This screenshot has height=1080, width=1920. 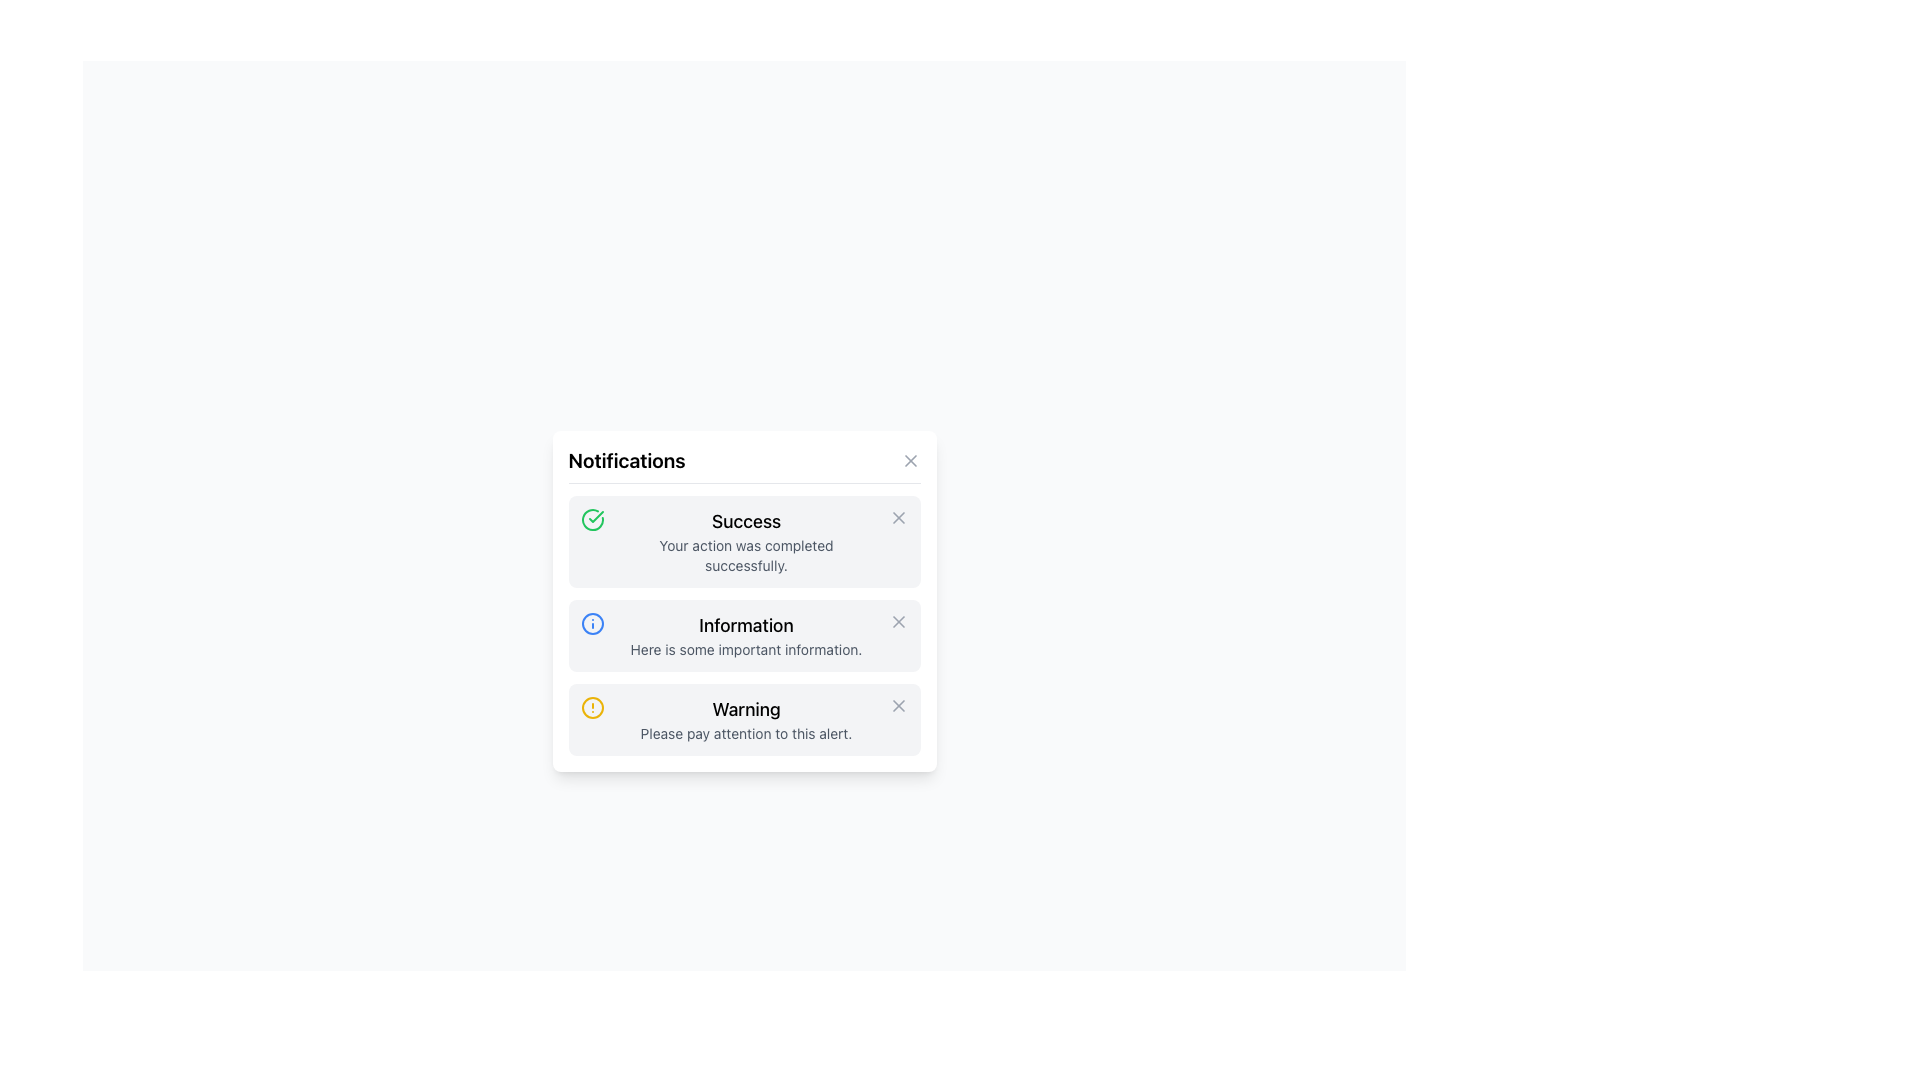 I want to click on the circular icon with a blue outline located before the text 'Information' in the notification card within the Notifications panel, so click(x=591, y=622).